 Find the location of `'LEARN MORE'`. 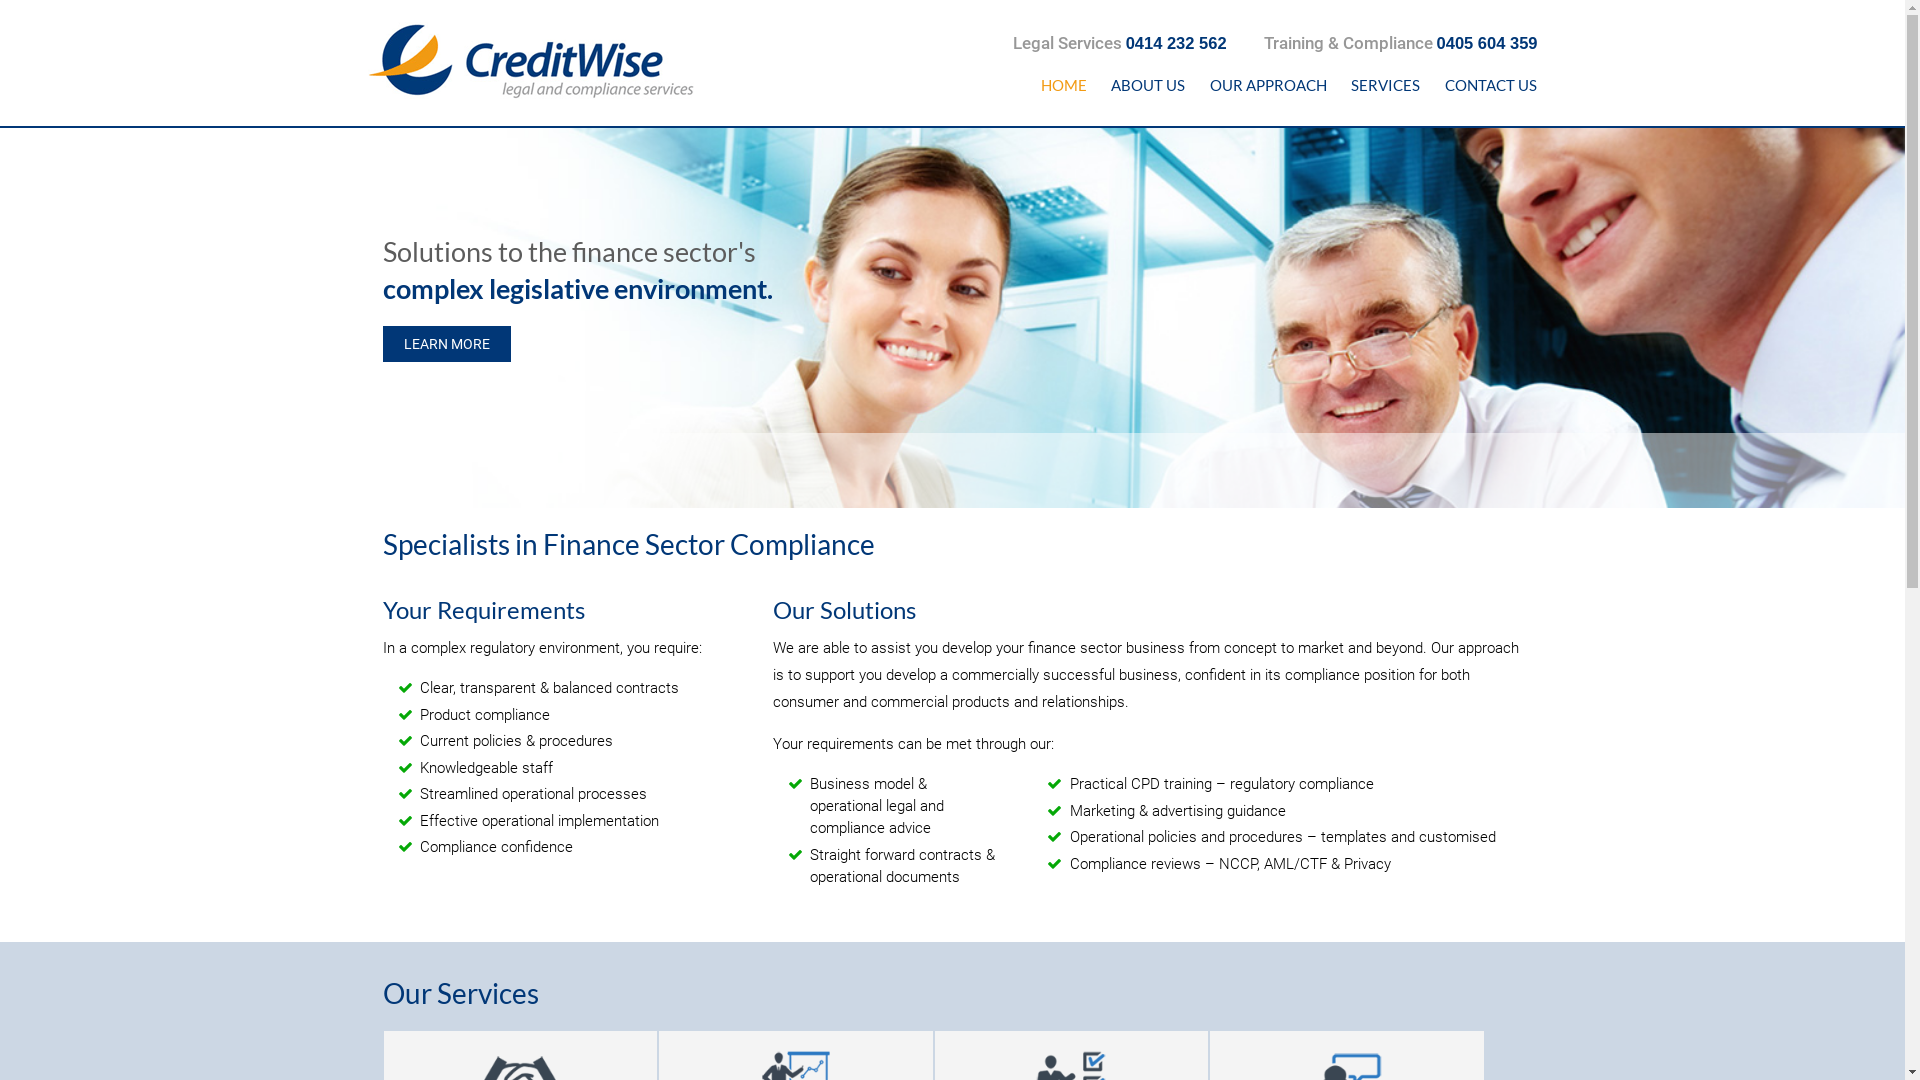

'LEARN MORE' is located at coordinates (382, 343).